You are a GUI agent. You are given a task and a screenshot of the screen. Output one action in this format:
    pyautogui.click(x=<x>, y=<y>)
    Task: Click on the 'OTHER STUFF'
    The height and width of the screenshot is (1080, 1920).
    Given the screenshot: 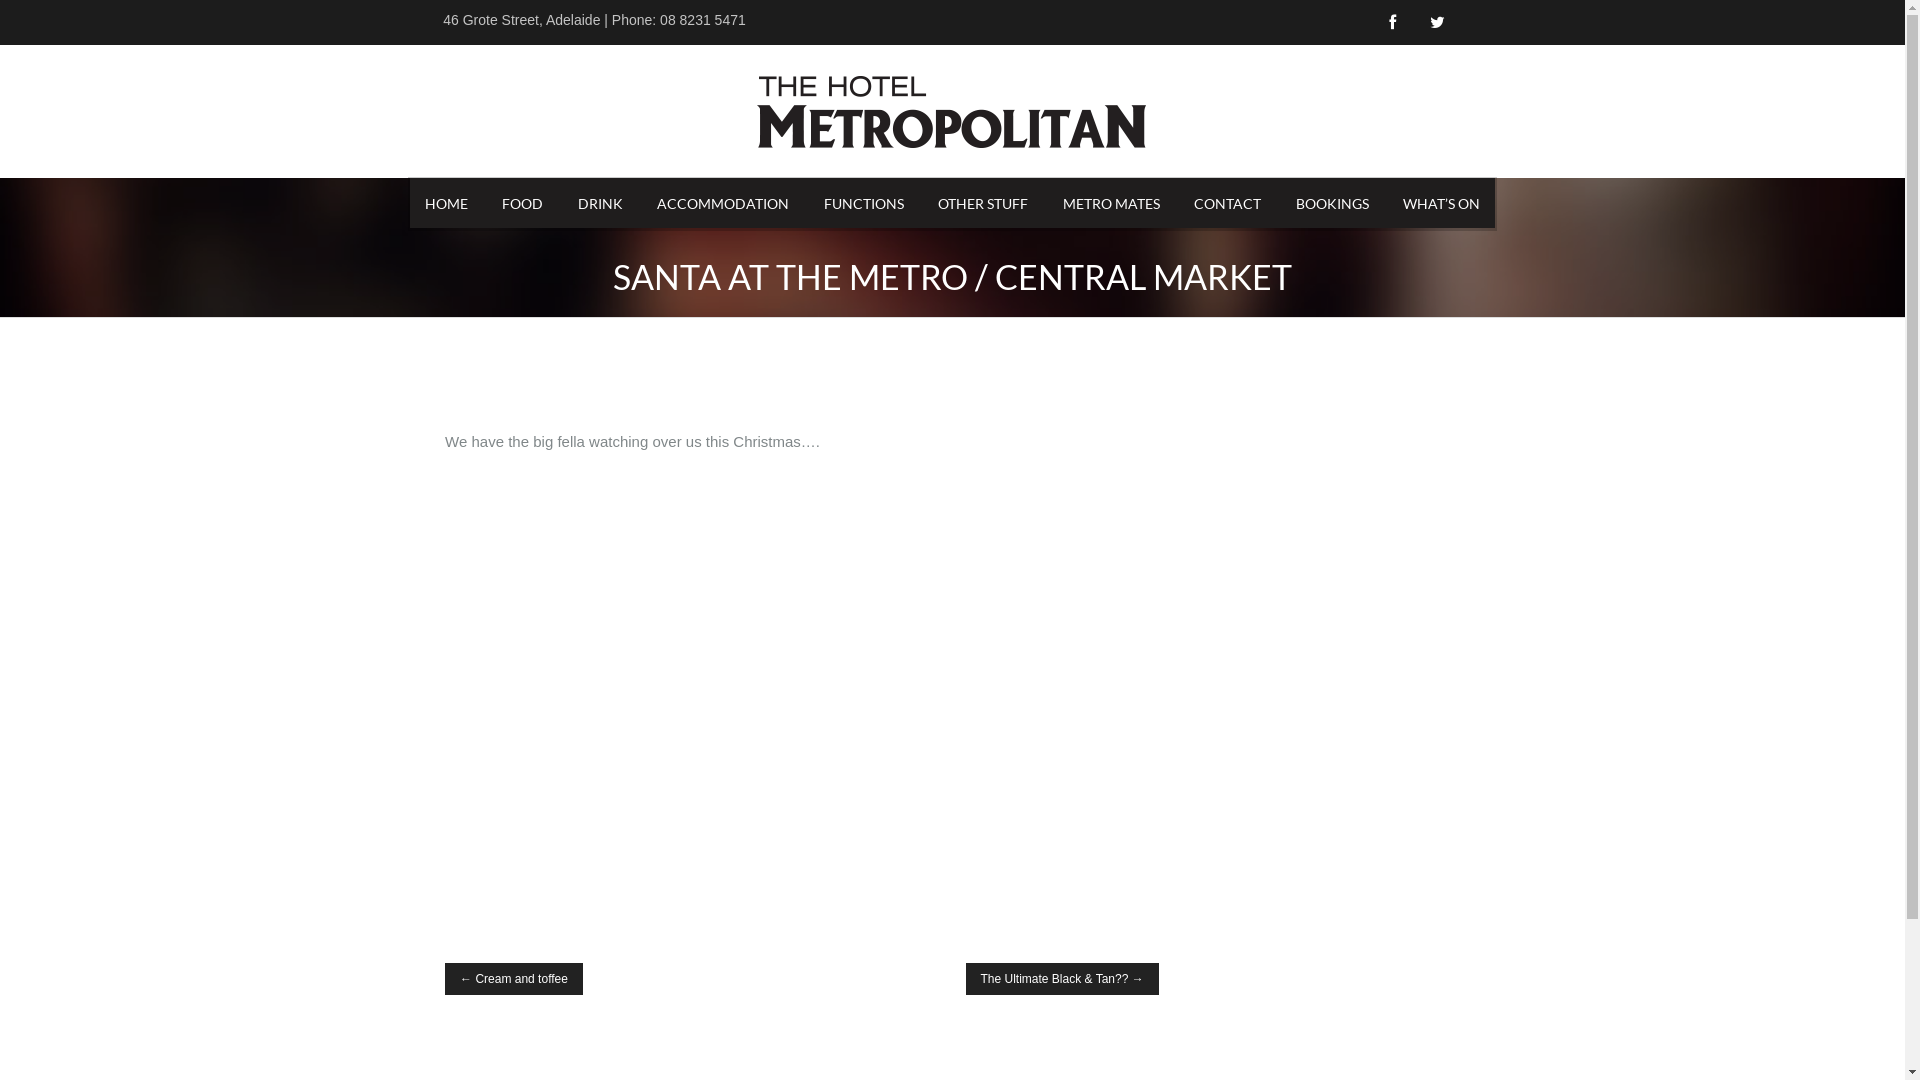 What is the action you would take?
    pyautogui.click(x=921, y=203)
    